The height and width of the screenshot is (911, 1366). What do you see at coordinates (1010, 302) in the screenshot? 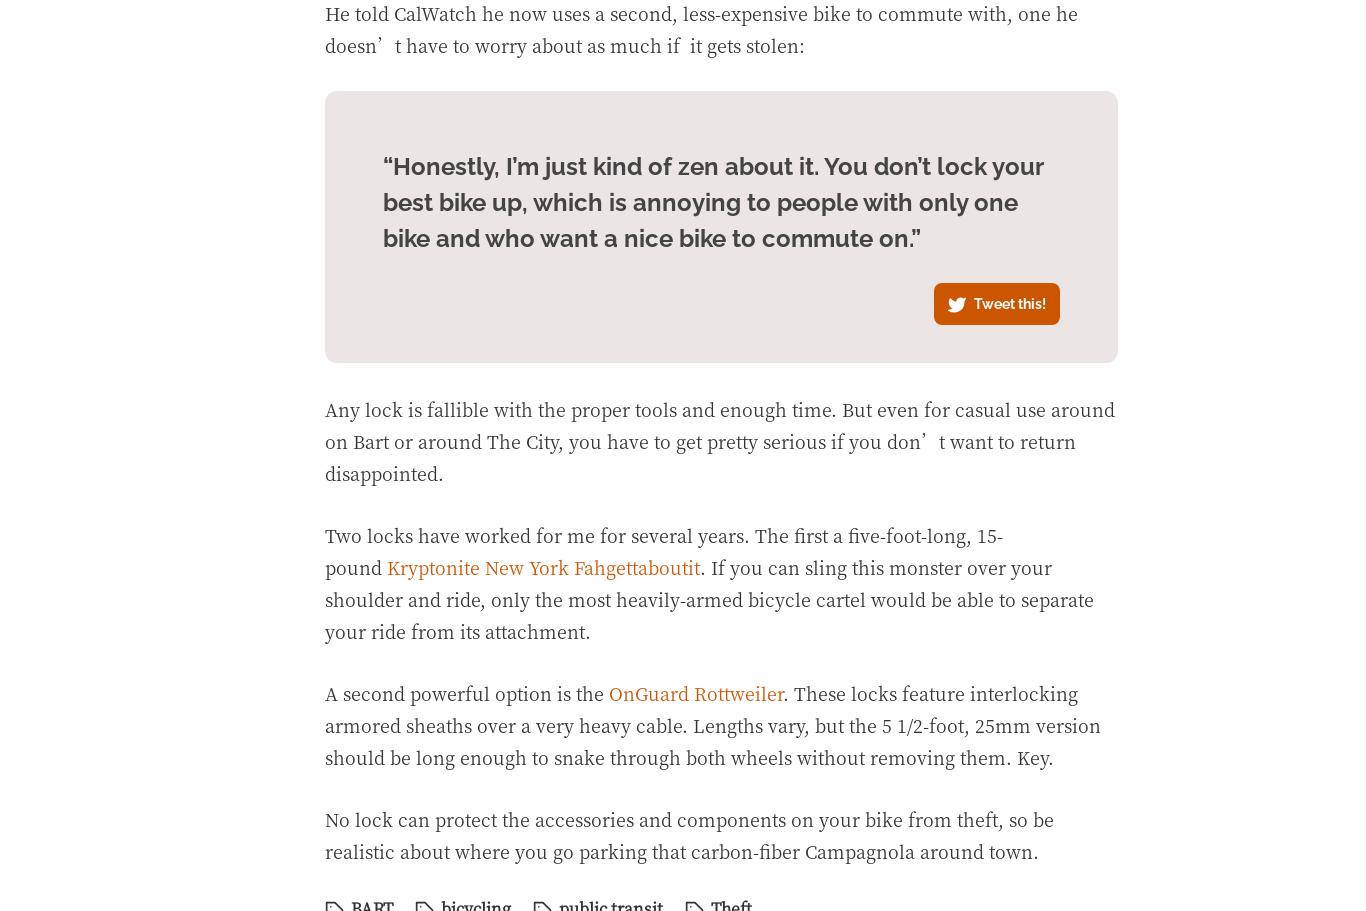
I see `'Tweet this!'` at bounding box center [1010, 302].